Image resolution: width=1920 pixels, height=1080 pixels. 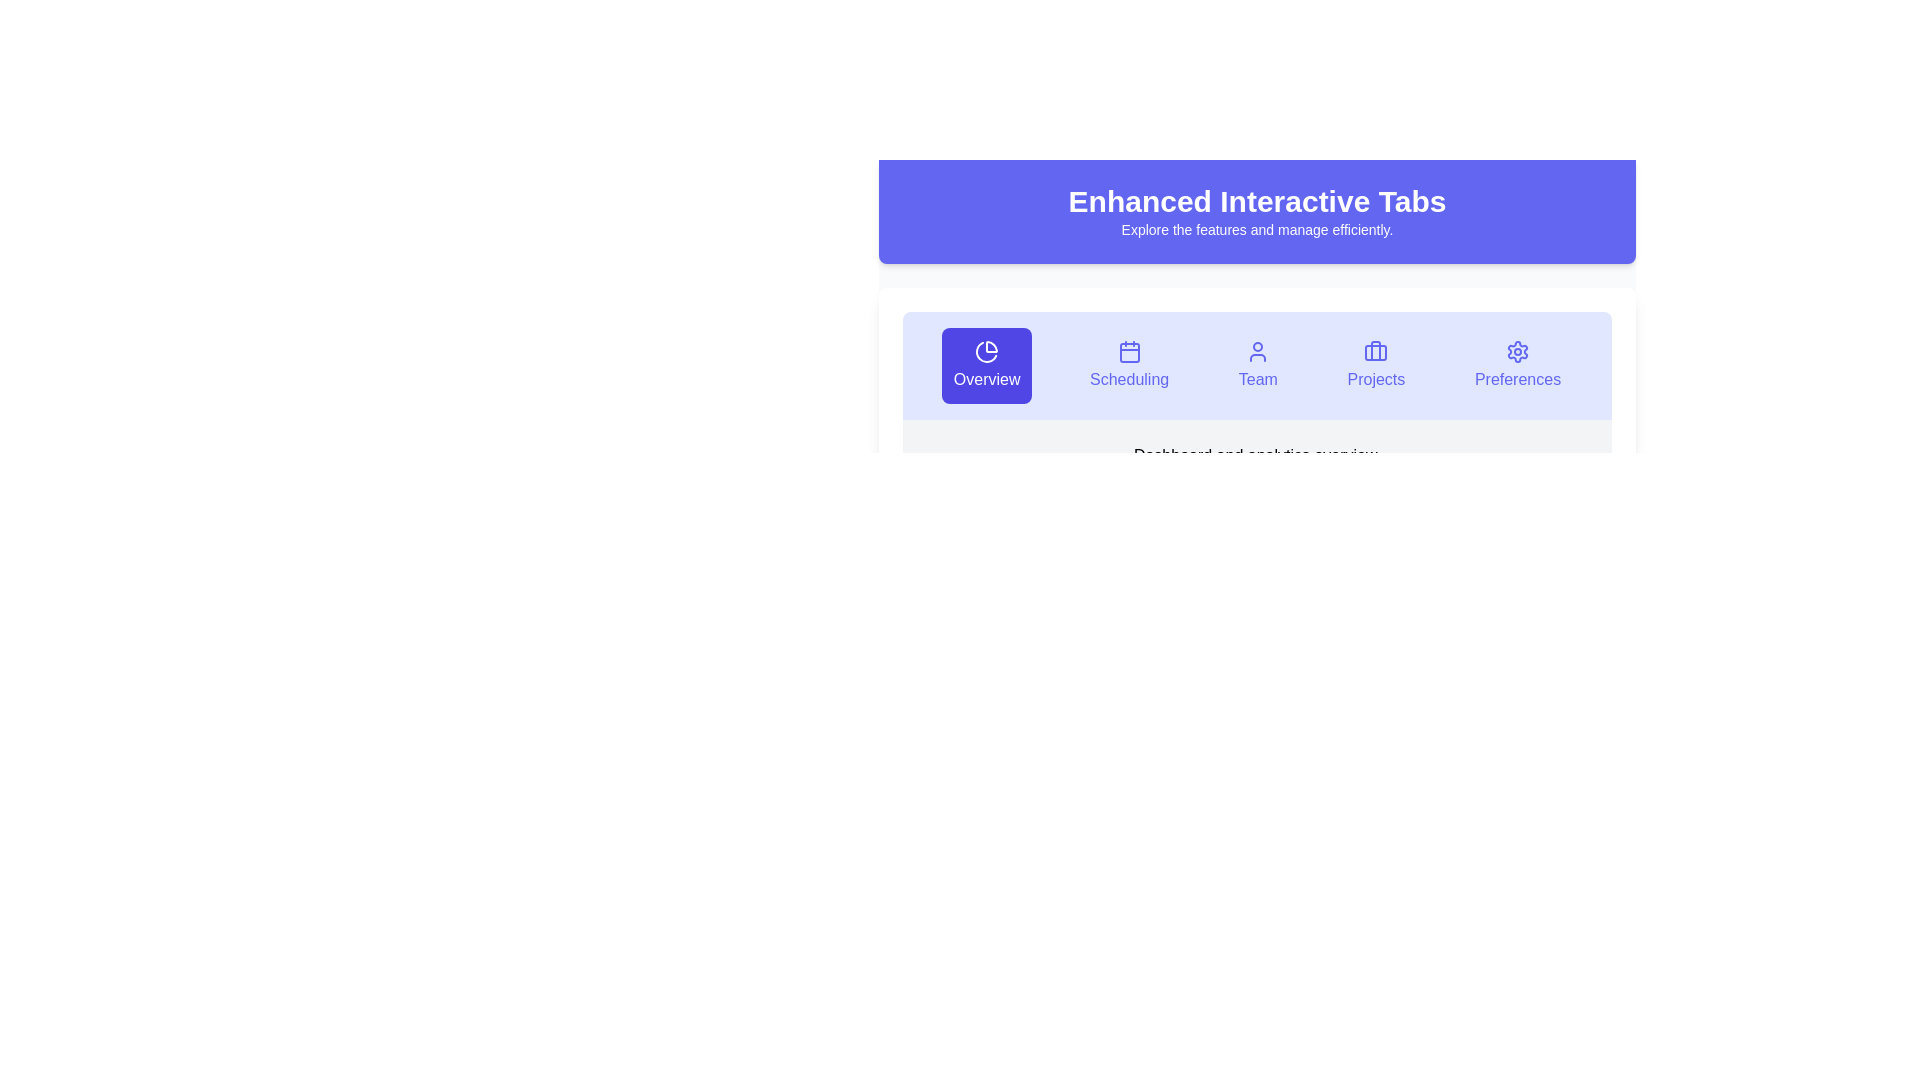 I want to click on the 'Scheduling' icon in the navigation bar, which is the second option and centrally positioned among 'Overview' and 'Team', so click(x=1129, y=350).